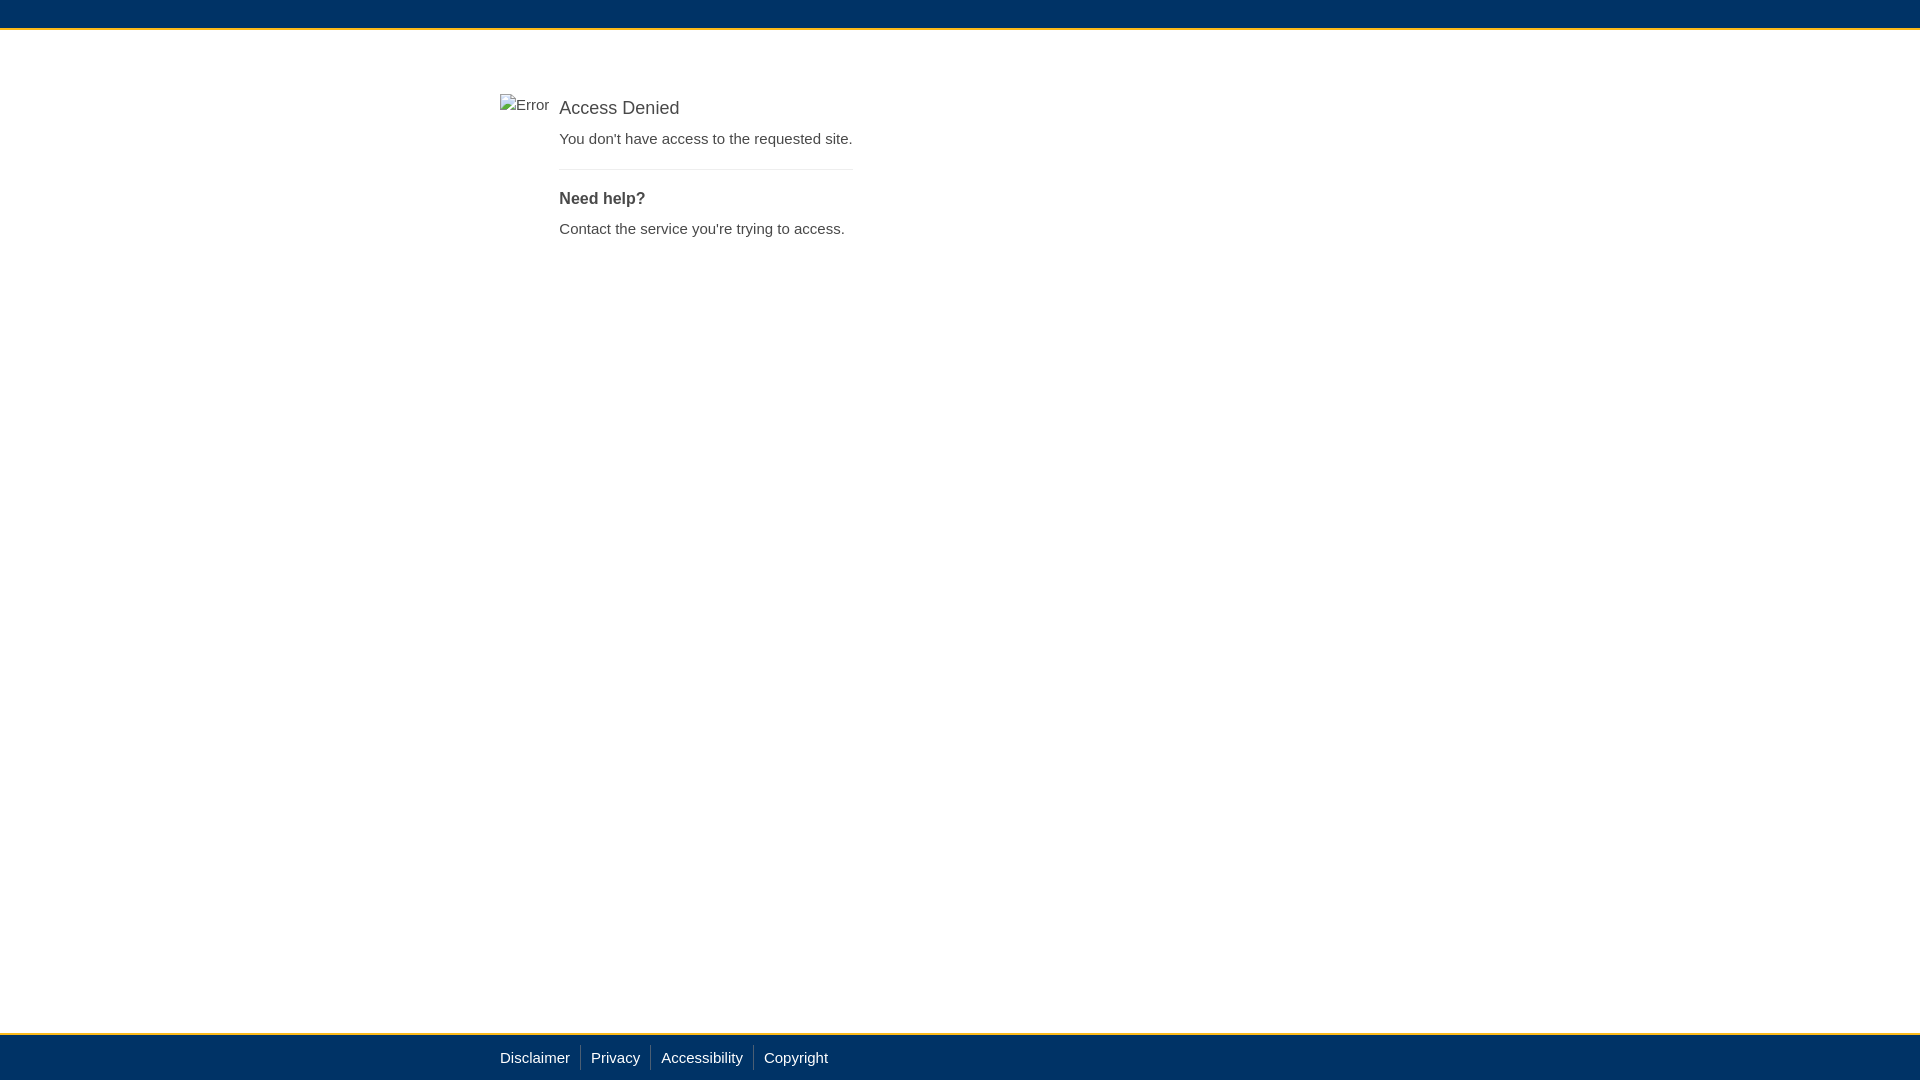 This screenshot has height=1080, width=1920. I want to click on 'Accessibility', so click(701, 1056).